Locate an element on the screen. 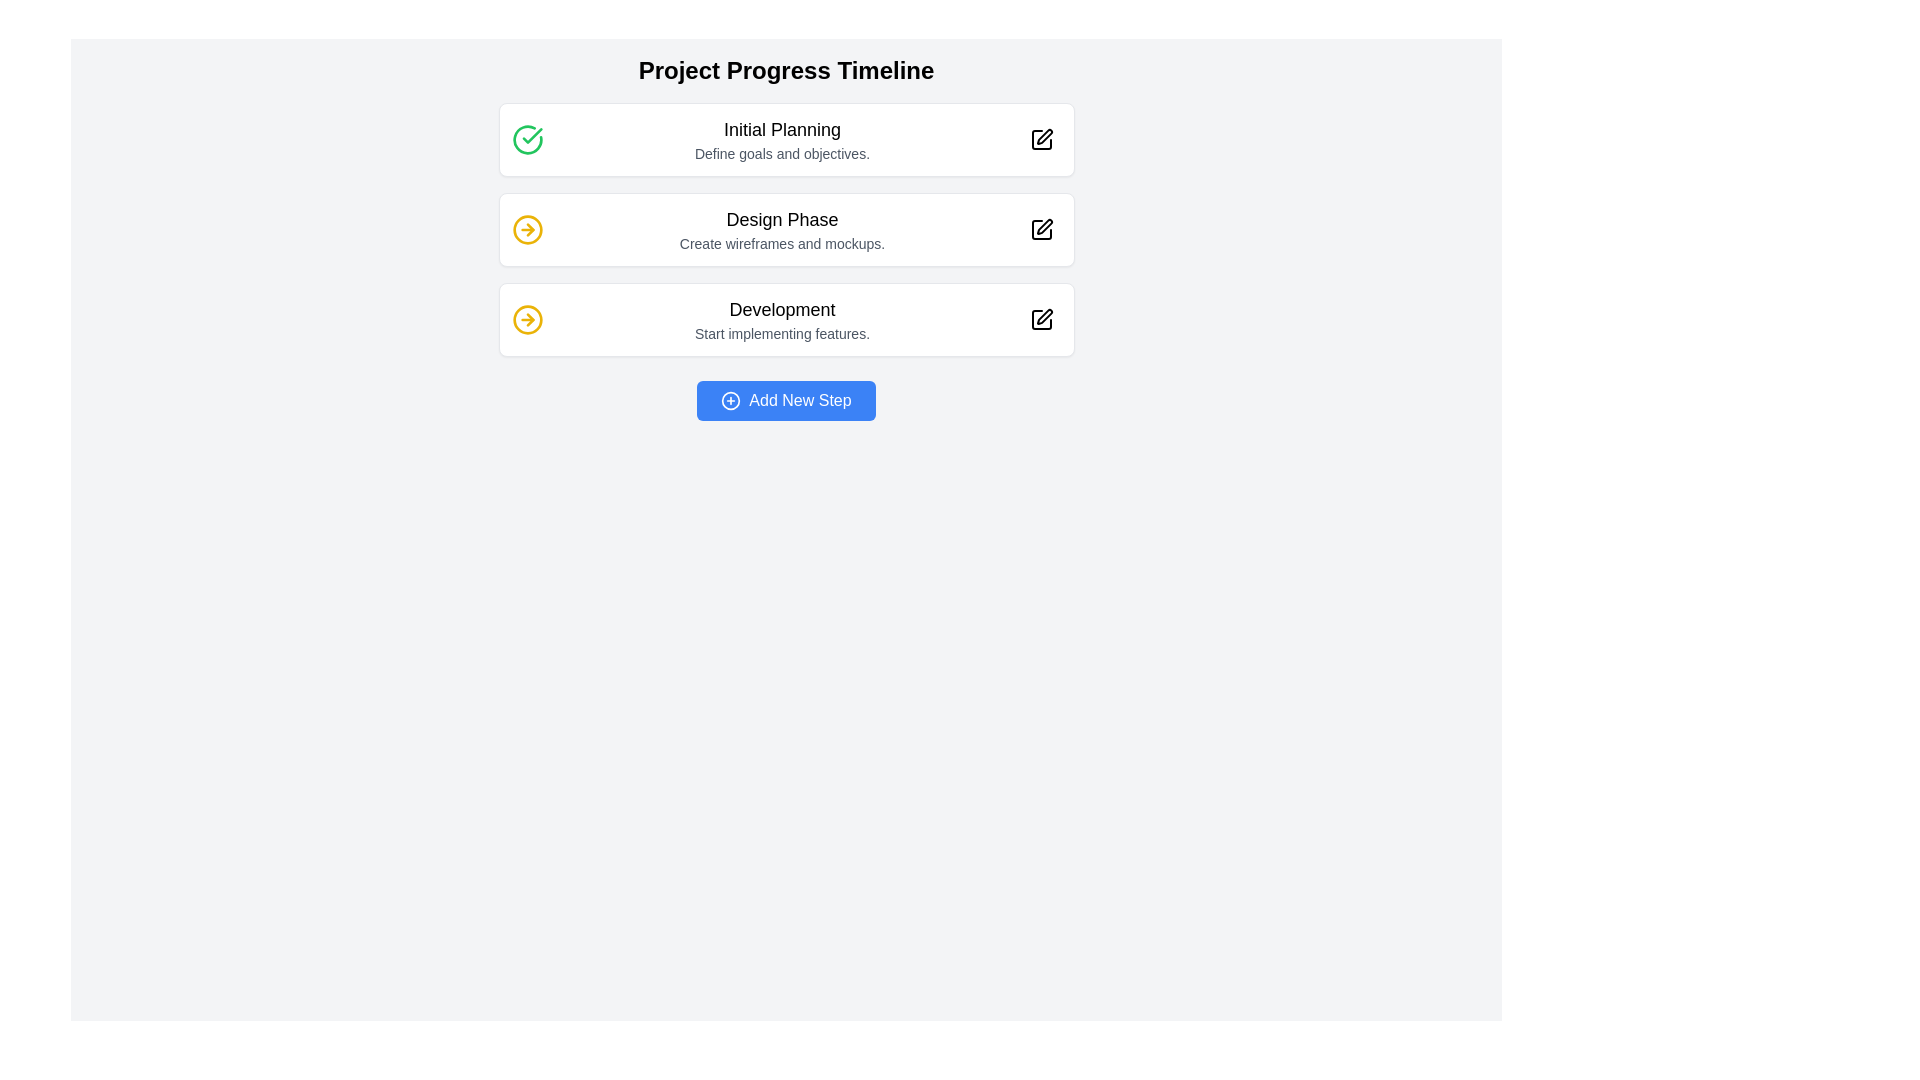 This screenshot has height=1080, width=1920. the editing icon located at the right end of the third row in the steps section to initiate editing of the 'Development' step information is located at coordinates (1040, 319).